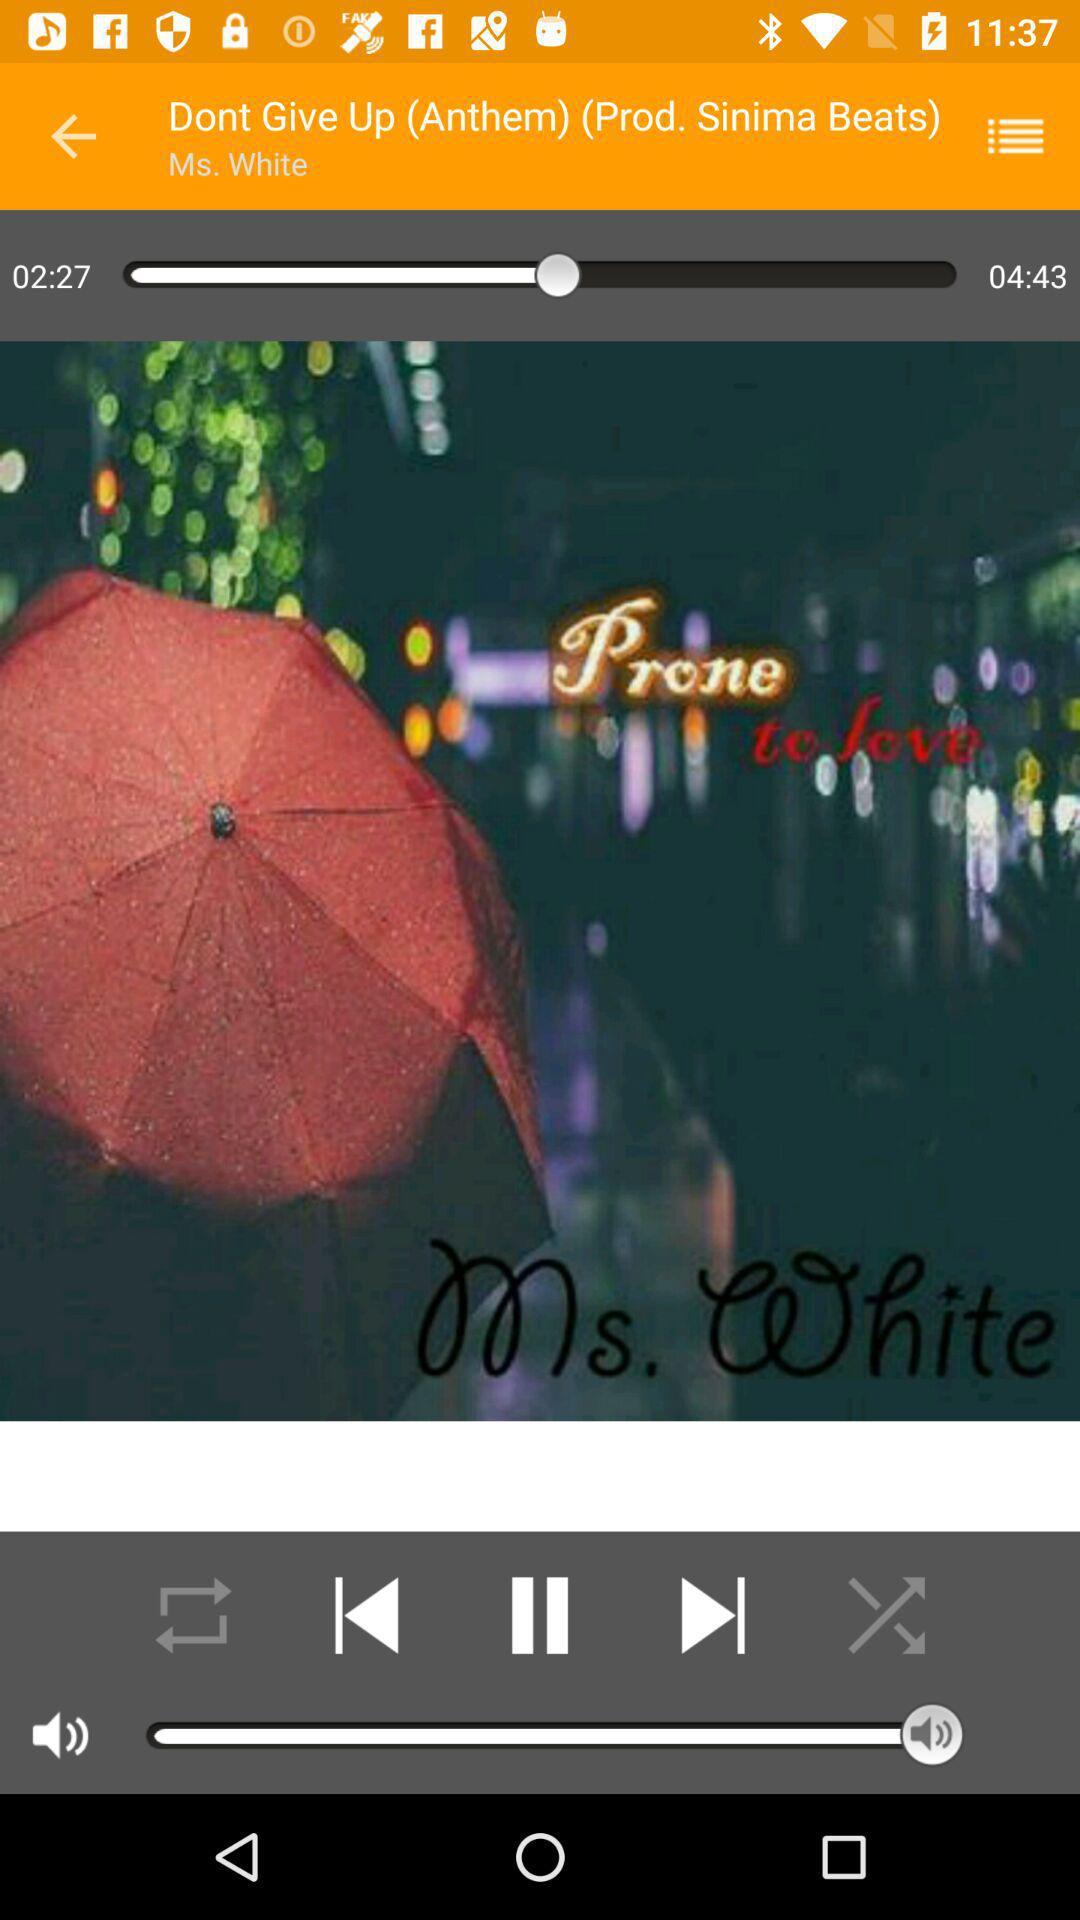 This screenshot has height=1920, width=1080. Describe the element at coordinates (1028, 135) in the screenshot. I see `song list` at that location.